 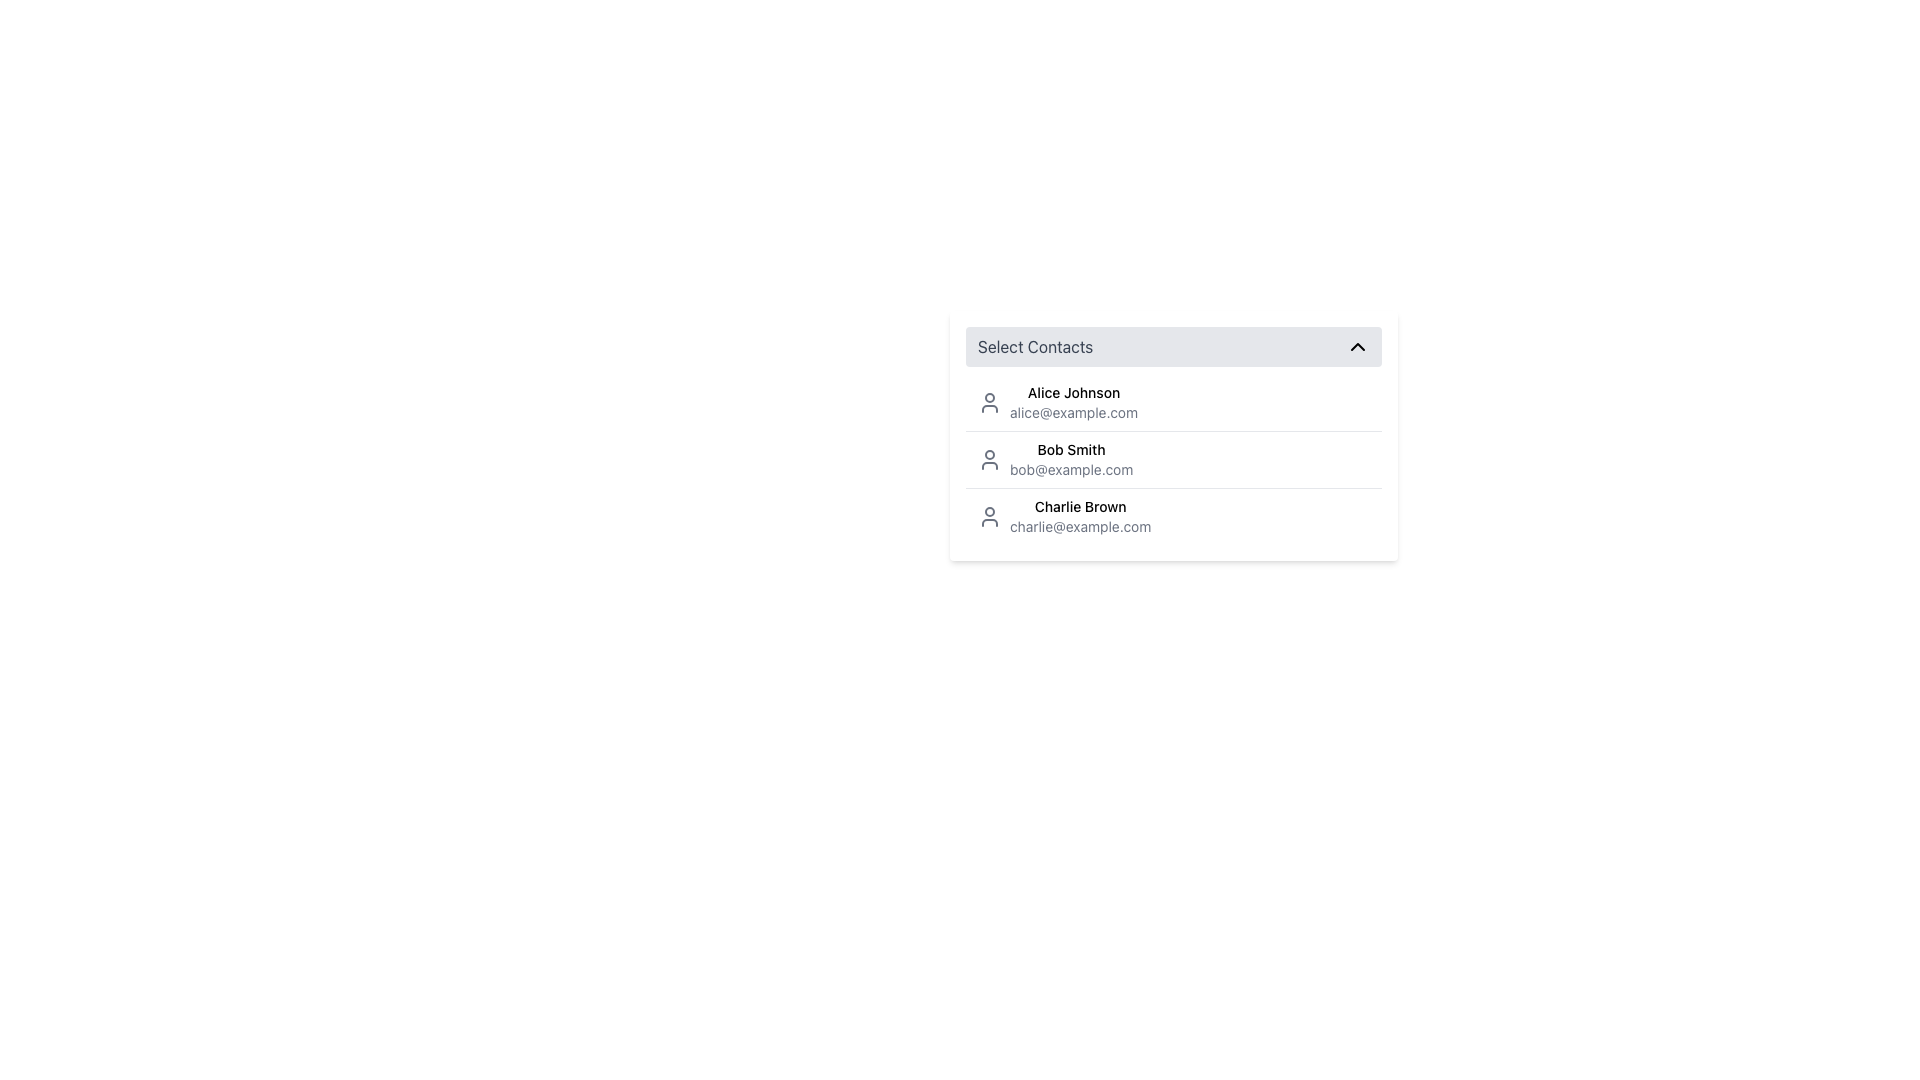 What do you see at coordinates (1174, 459) in the screenshot?
I see `to select the contact information for 'Bob Smith', which includes their email 'bob@example.com'. This List Item is the second entry in the contact list, positioned between 'Alice Johnson' and 'Charlie Brown'` at bounding box center [1174, 459].